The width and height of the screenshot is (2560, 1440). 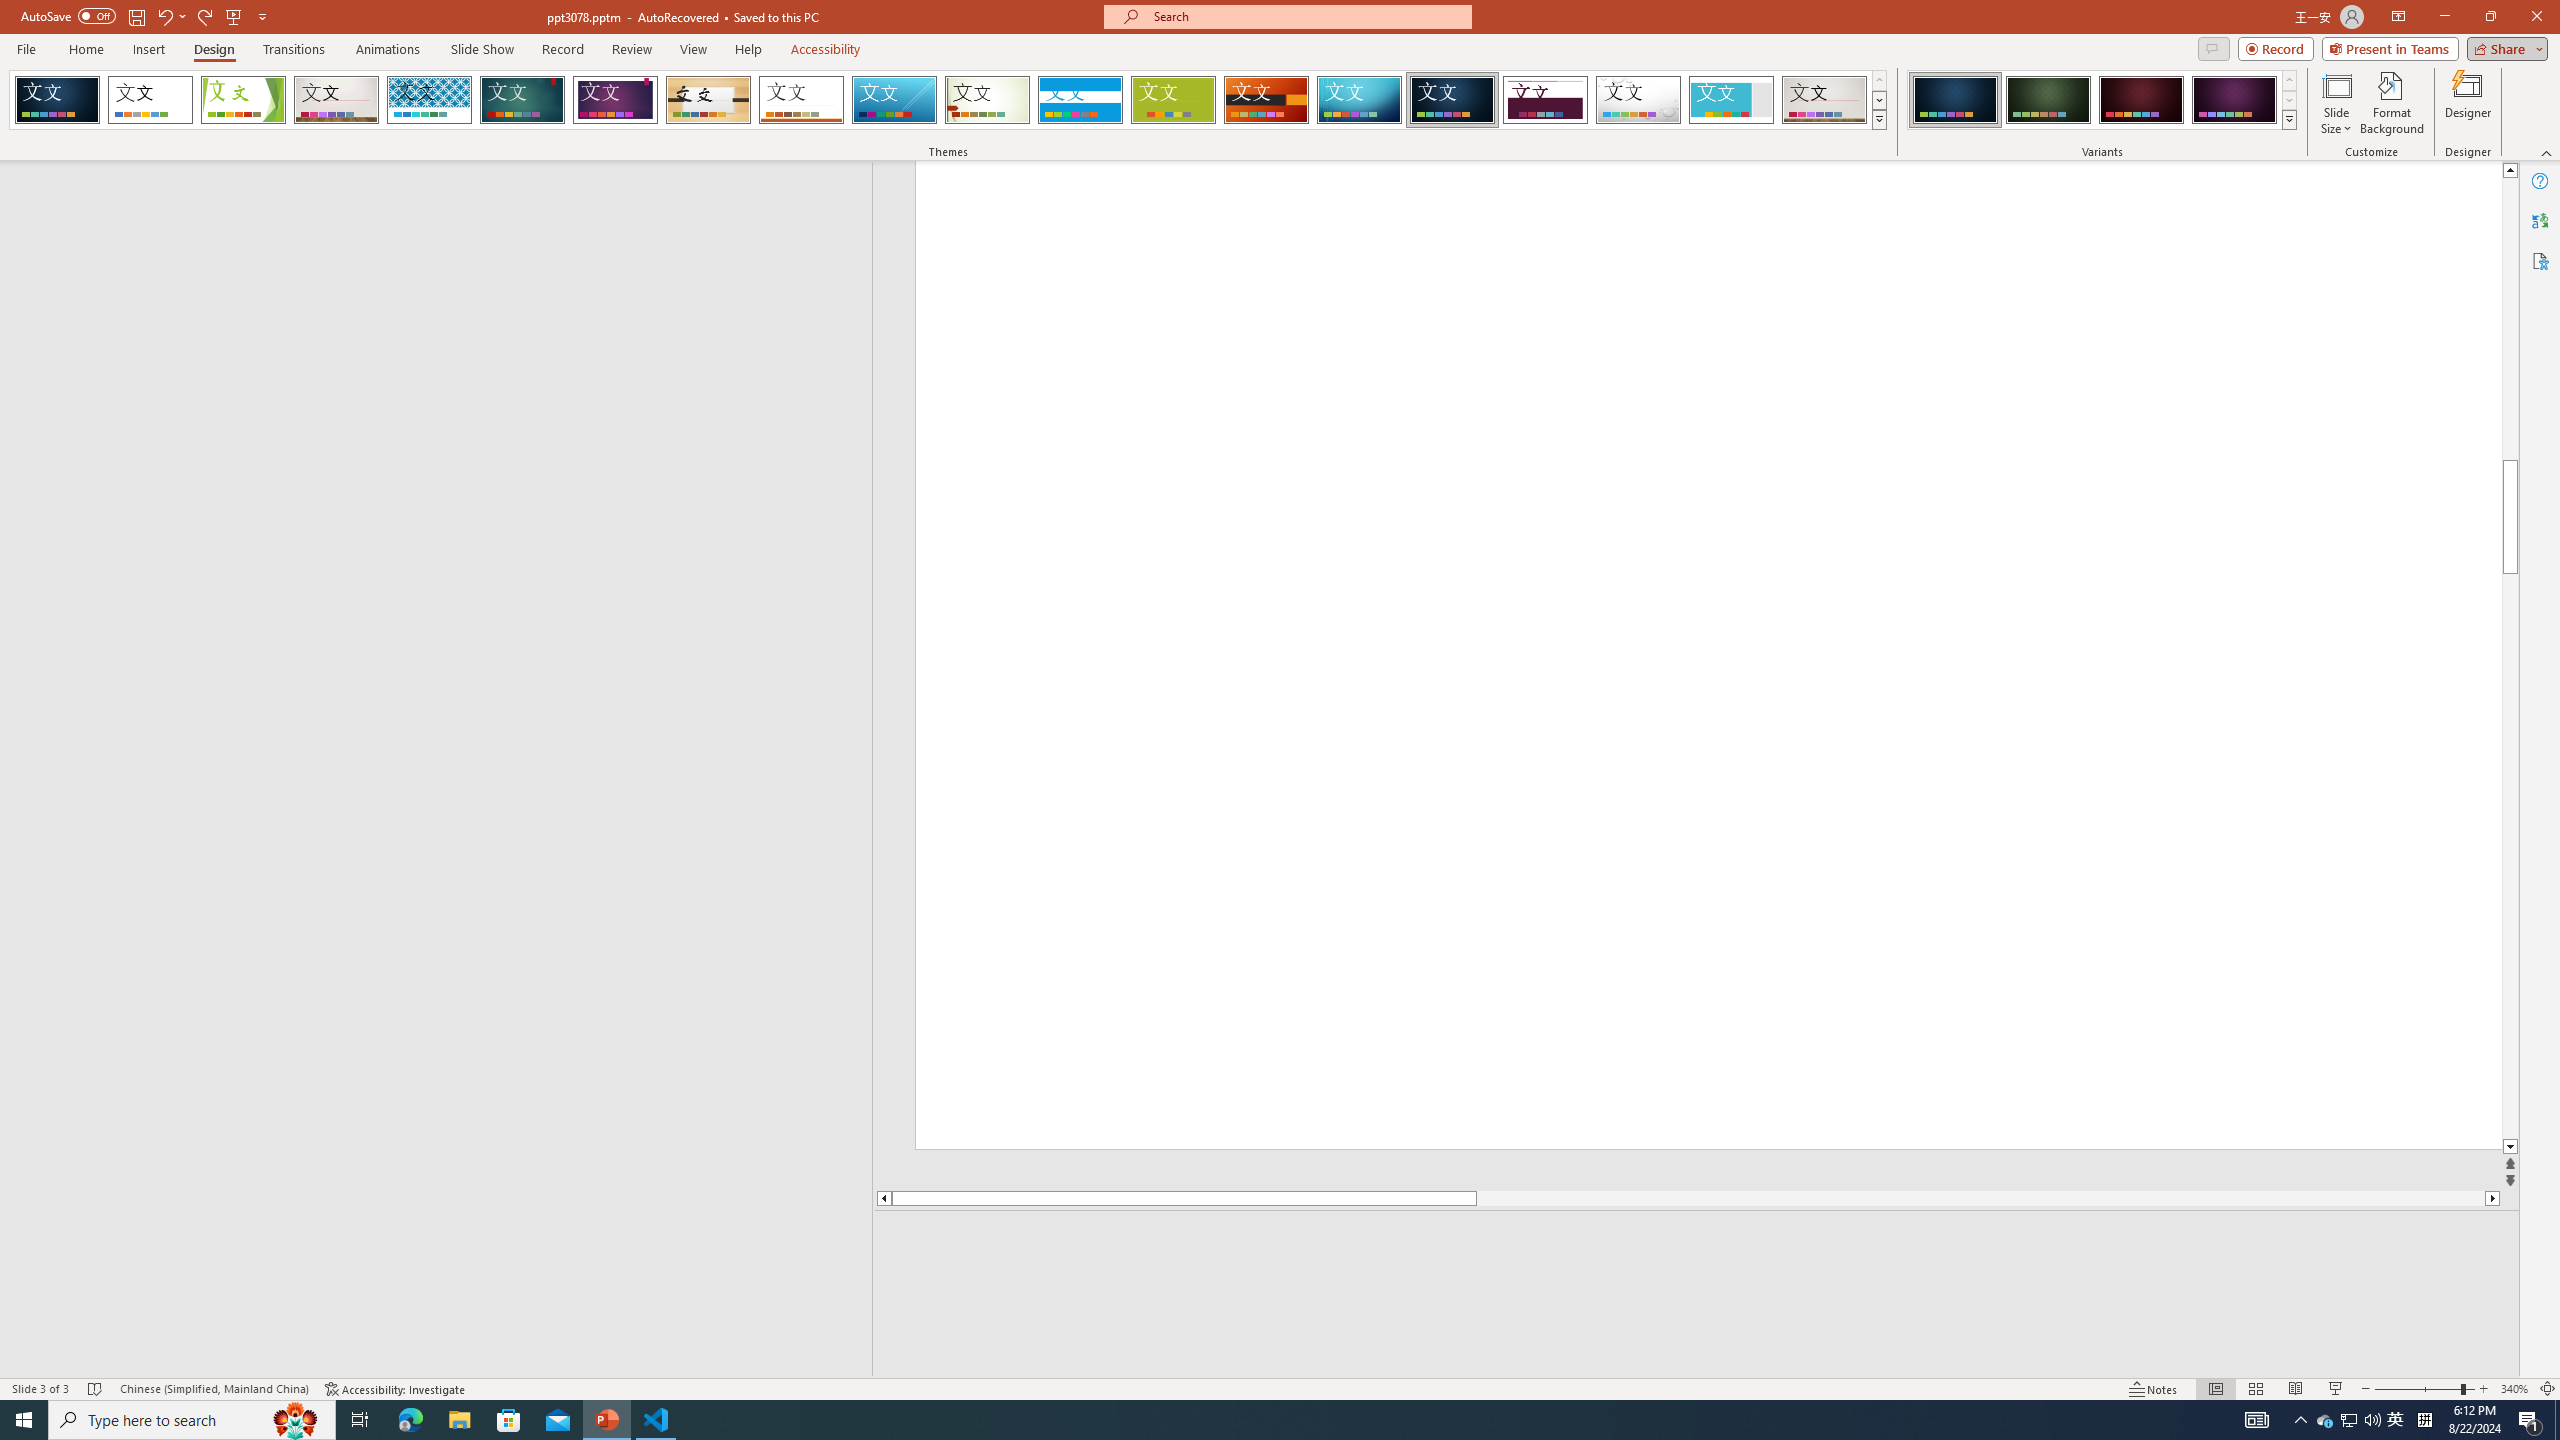 I want to click on 'Retrospect', so click(x=800, y=99).